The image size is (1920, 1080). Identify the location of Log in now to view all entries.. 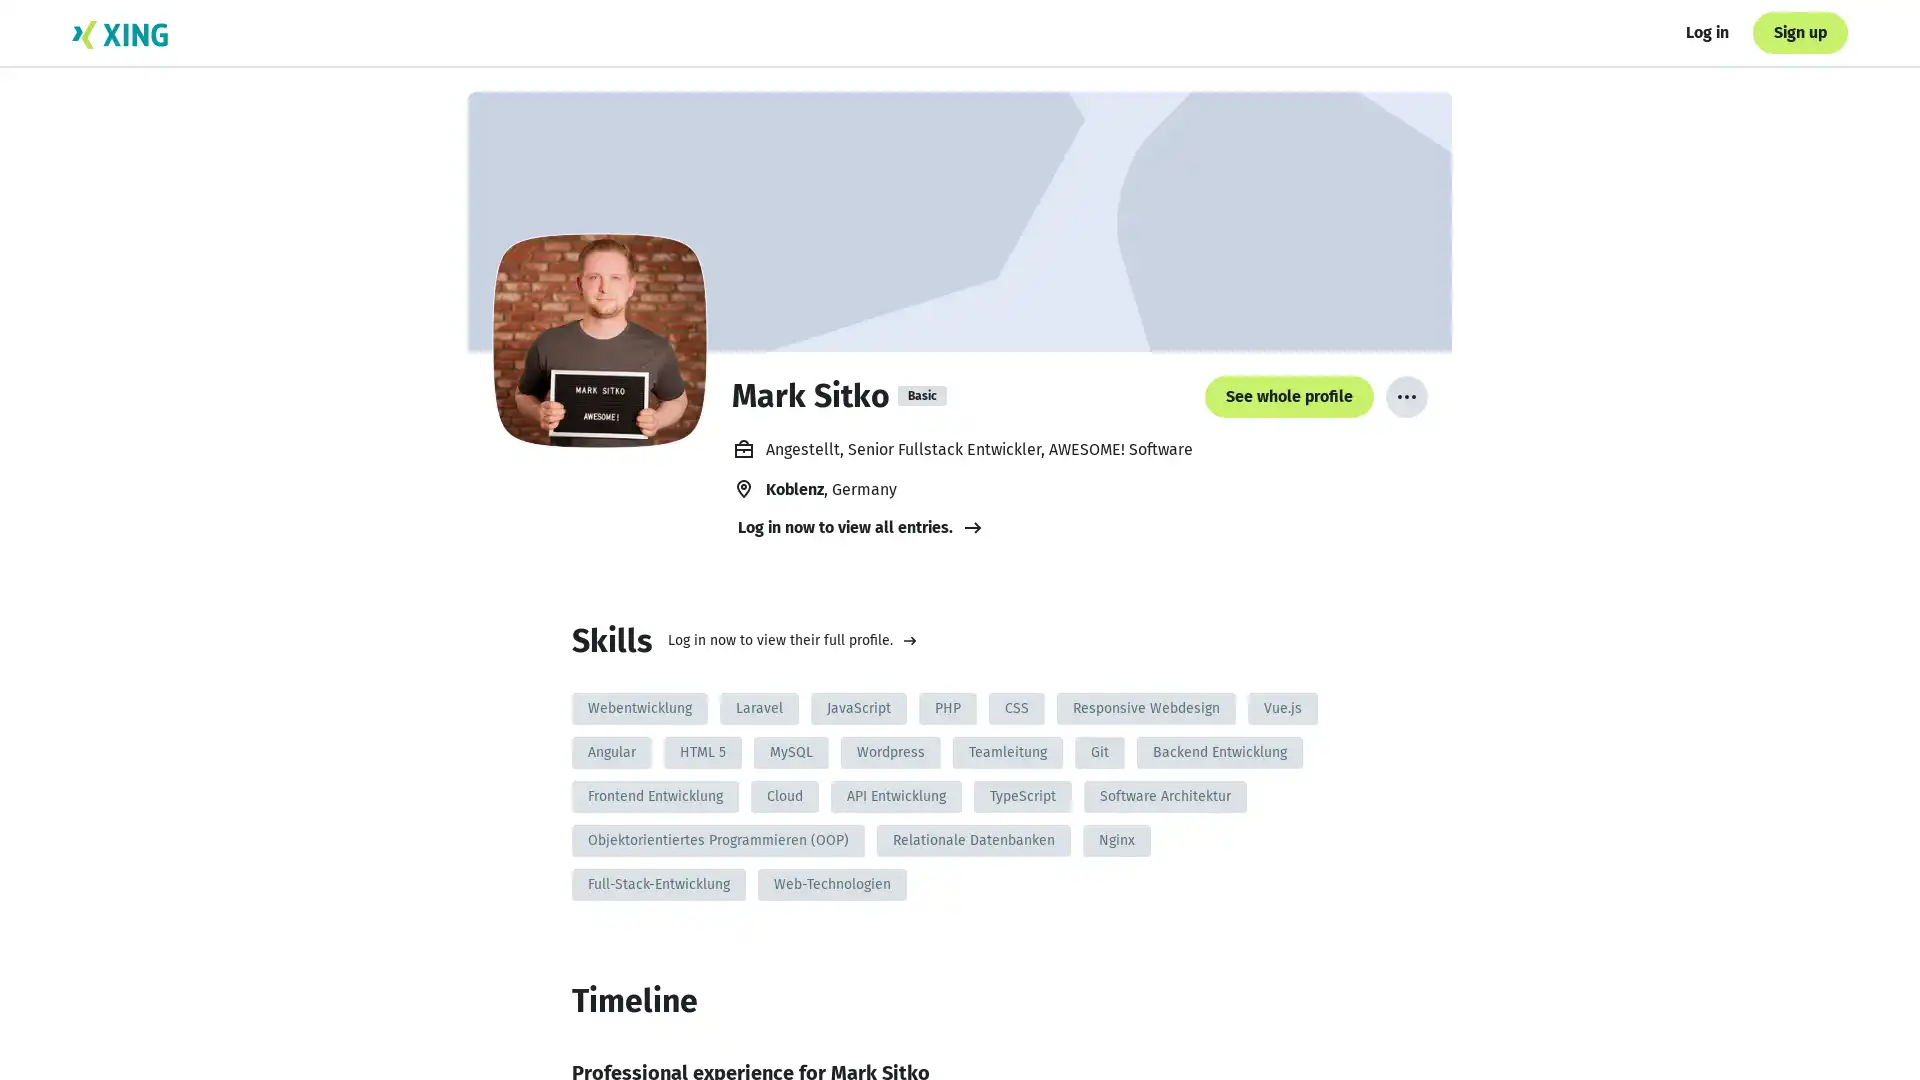
(861, 527).